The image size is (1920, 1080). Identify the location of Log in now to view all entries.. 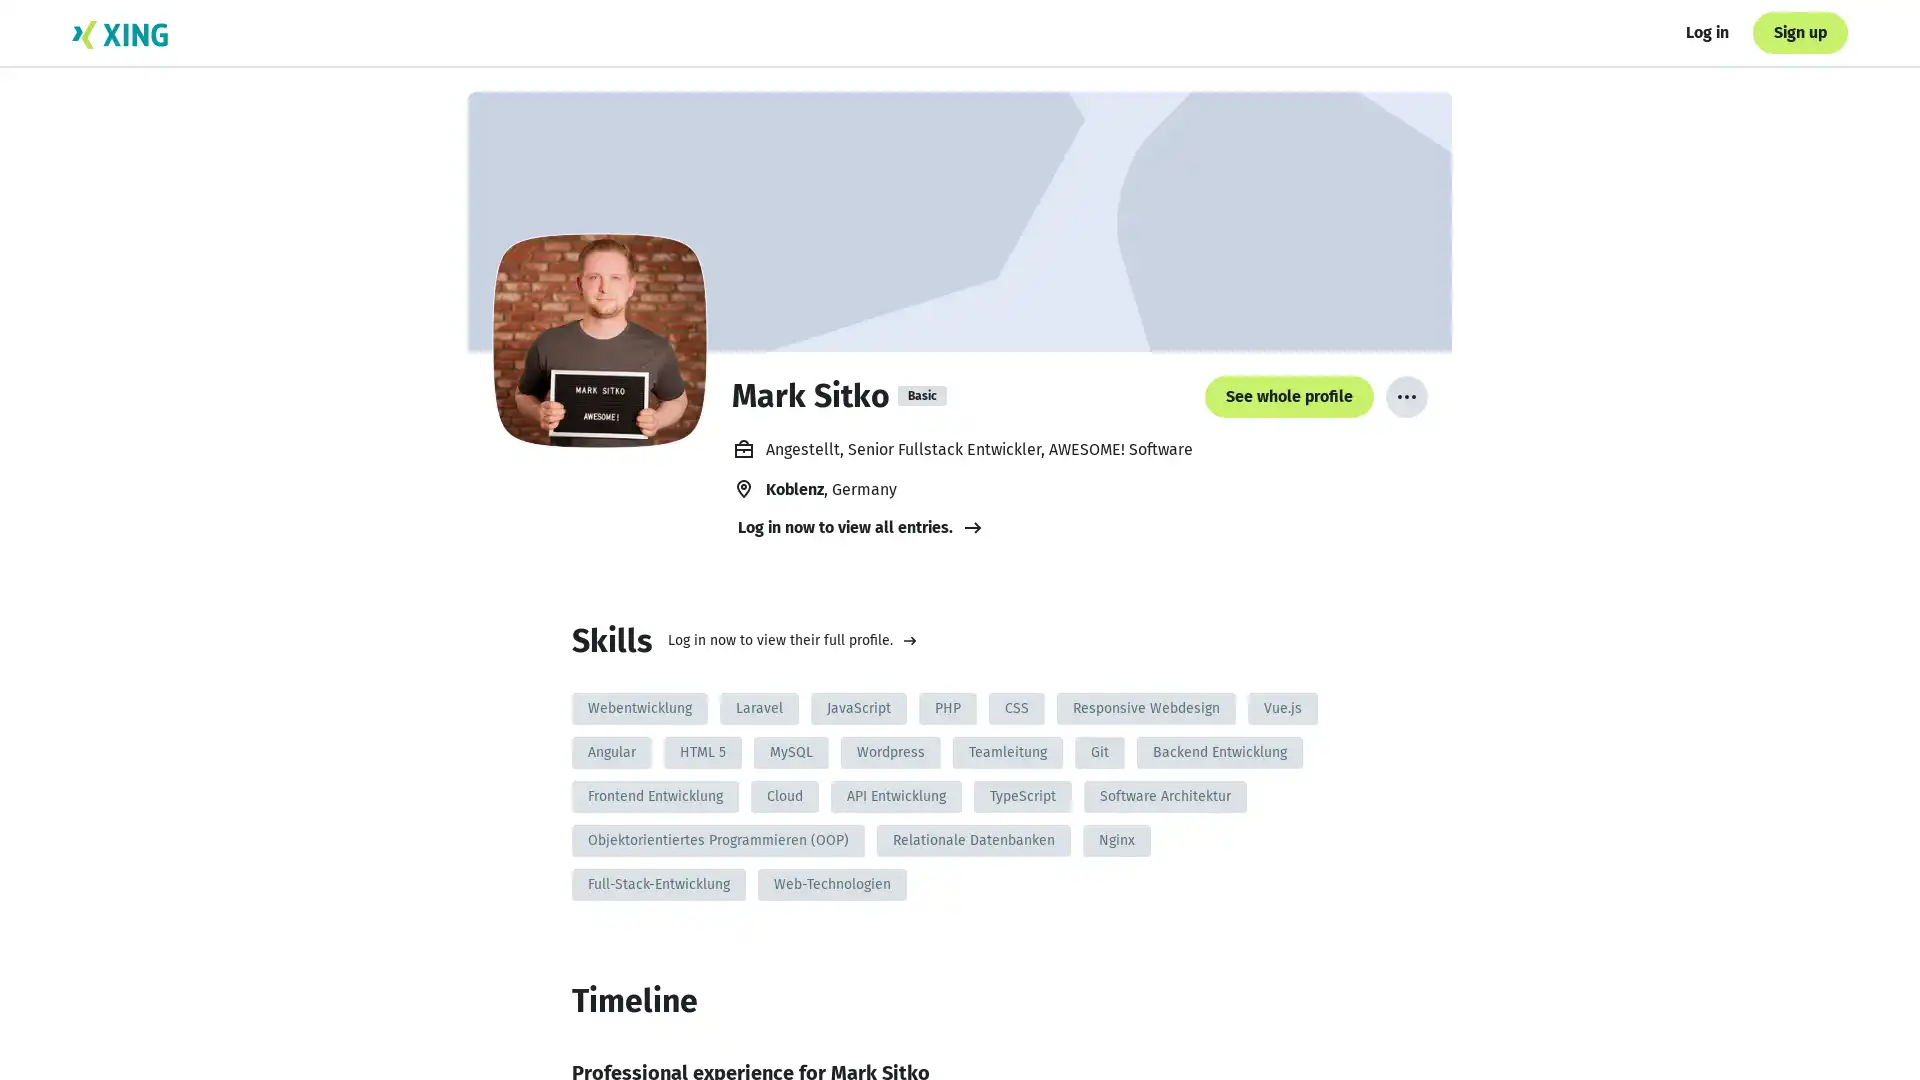
(861, 527).